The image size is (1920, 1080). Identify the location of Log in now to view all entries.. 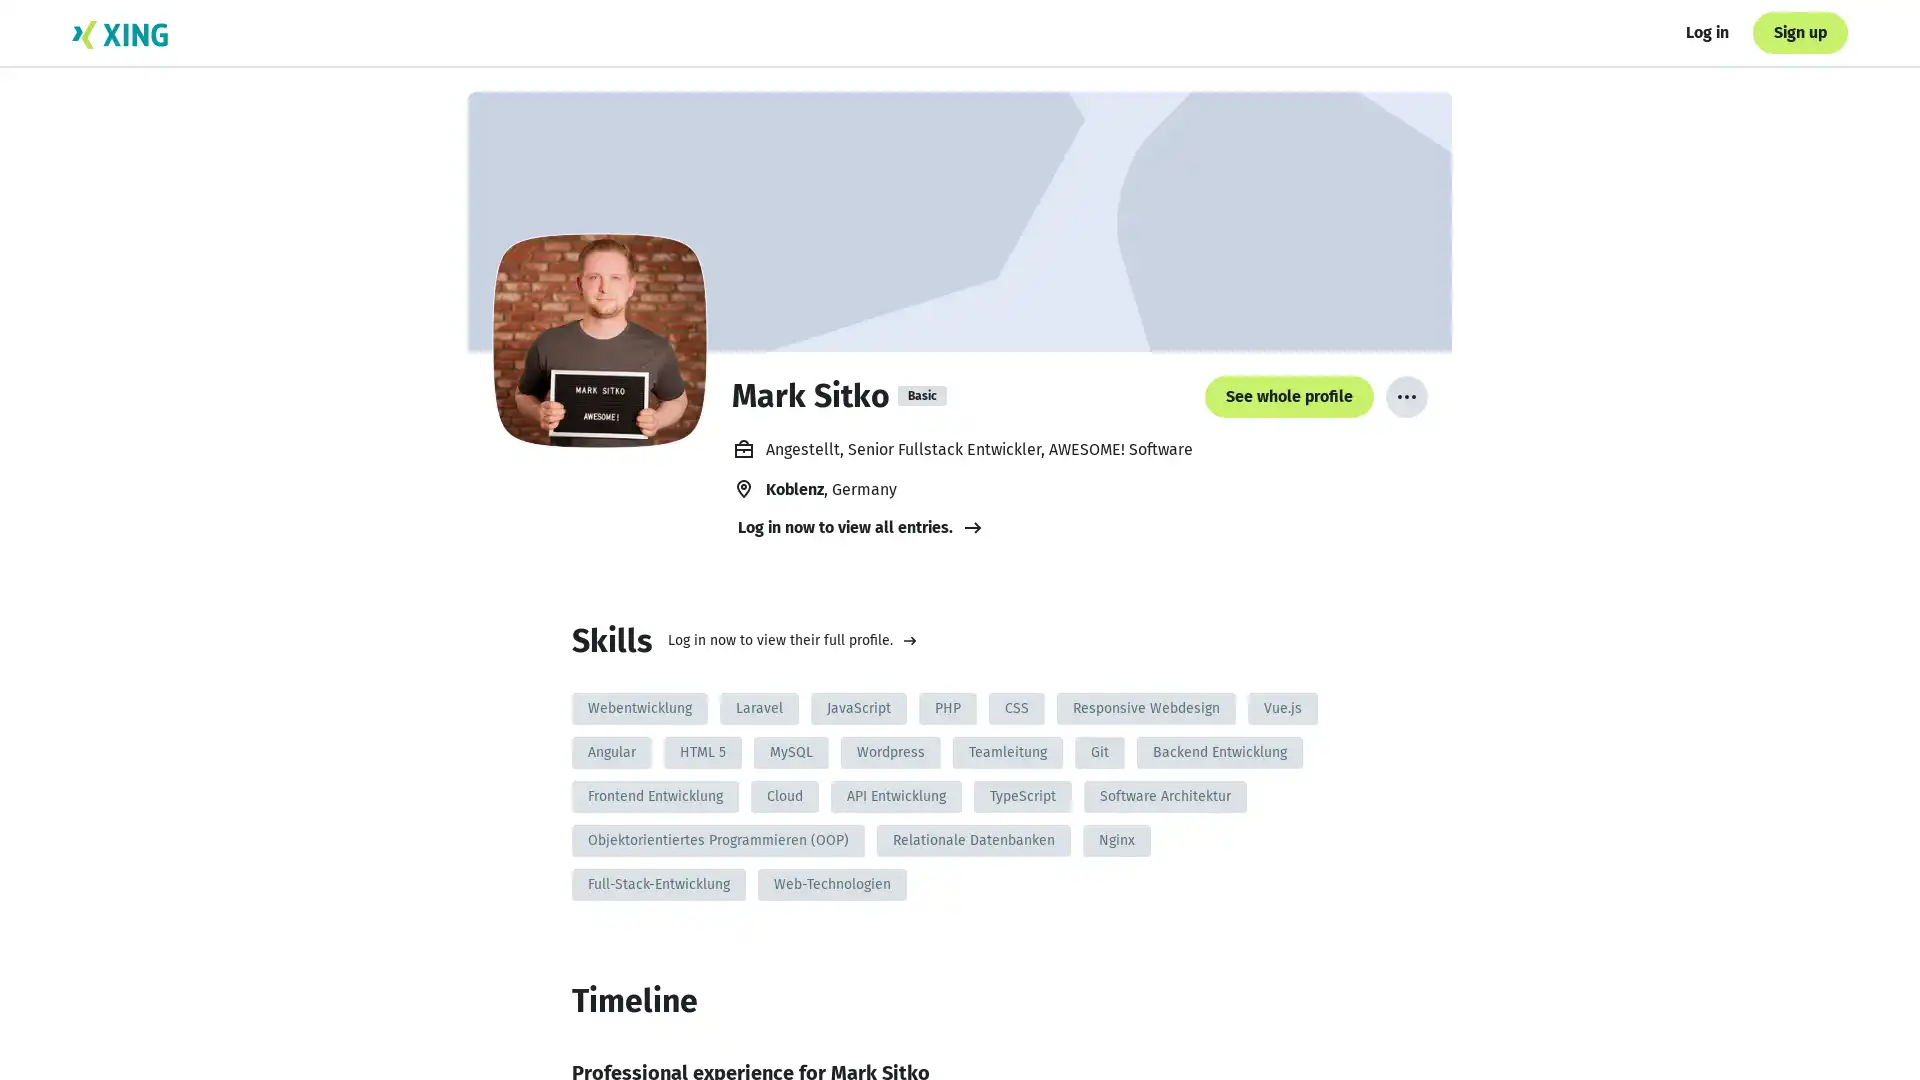
(861, 527).